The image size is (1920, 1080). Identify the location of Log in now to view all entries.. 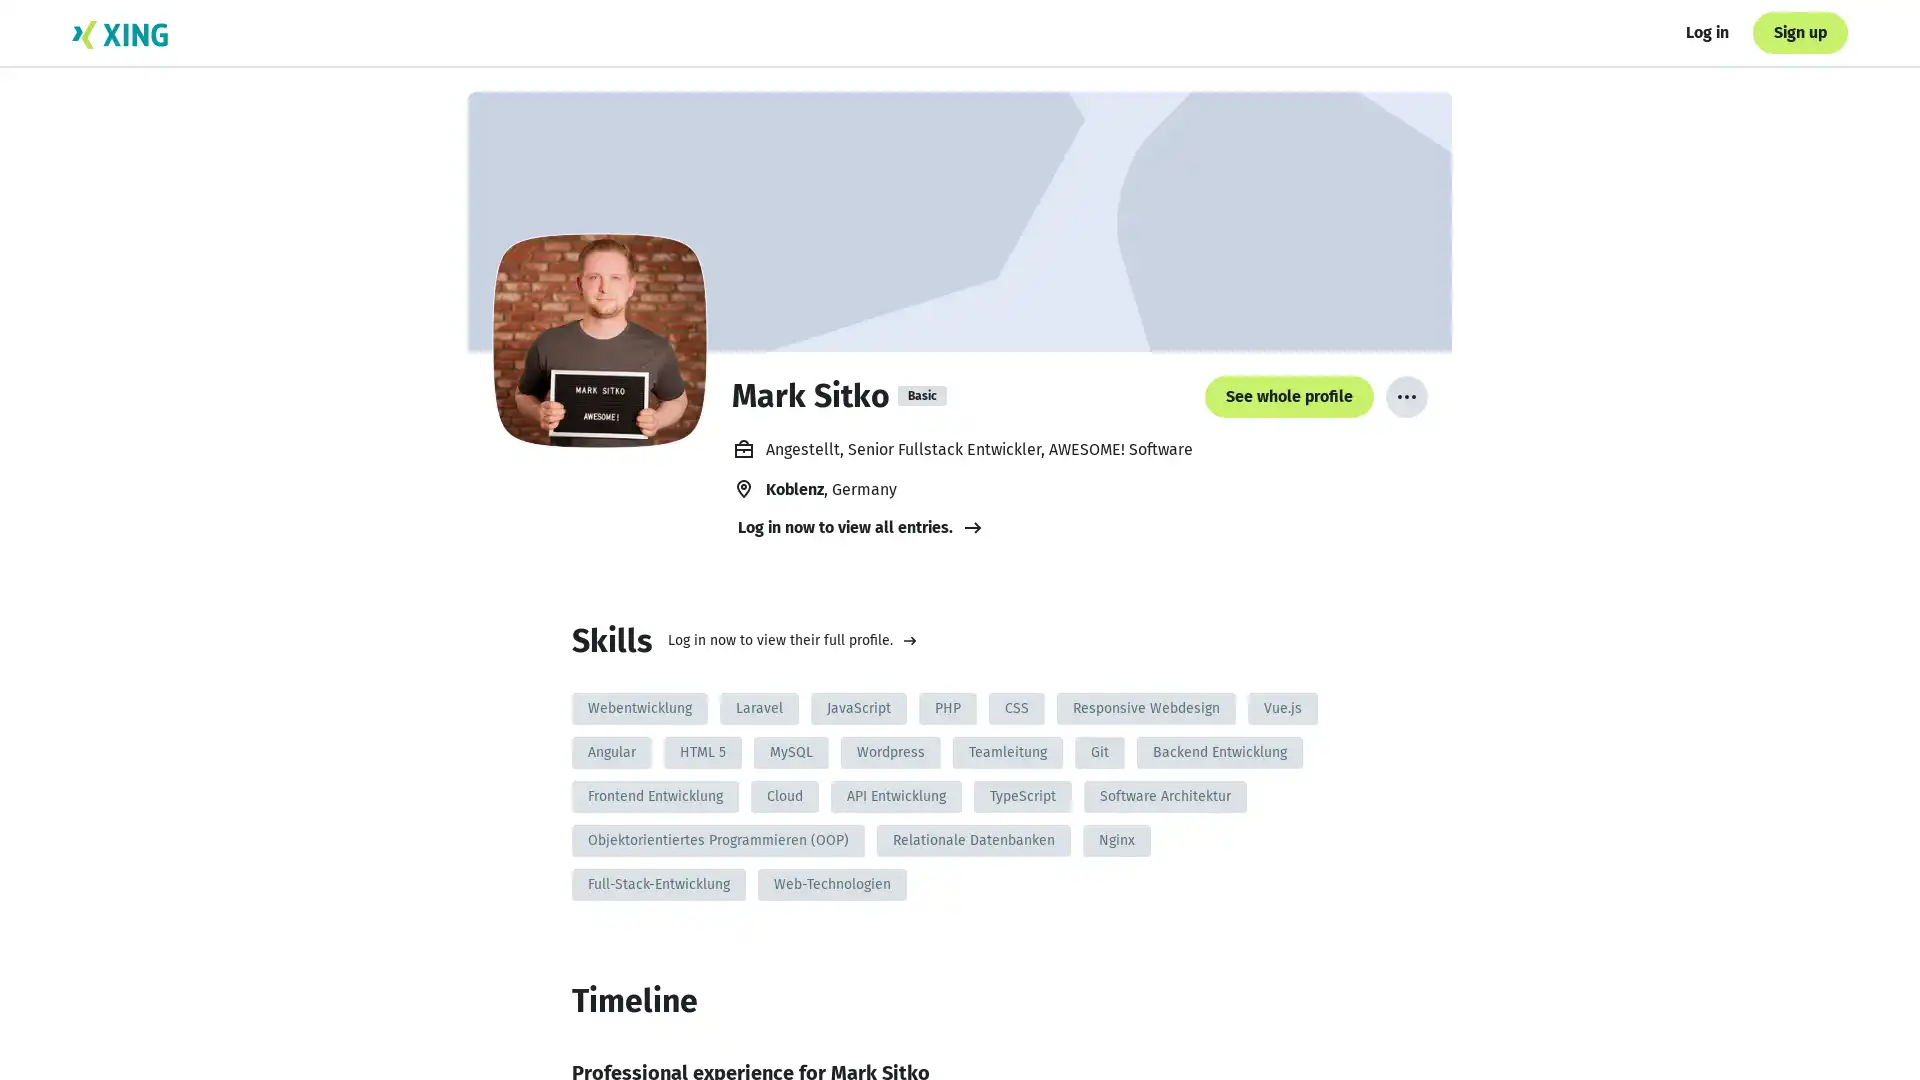
(861, 527).